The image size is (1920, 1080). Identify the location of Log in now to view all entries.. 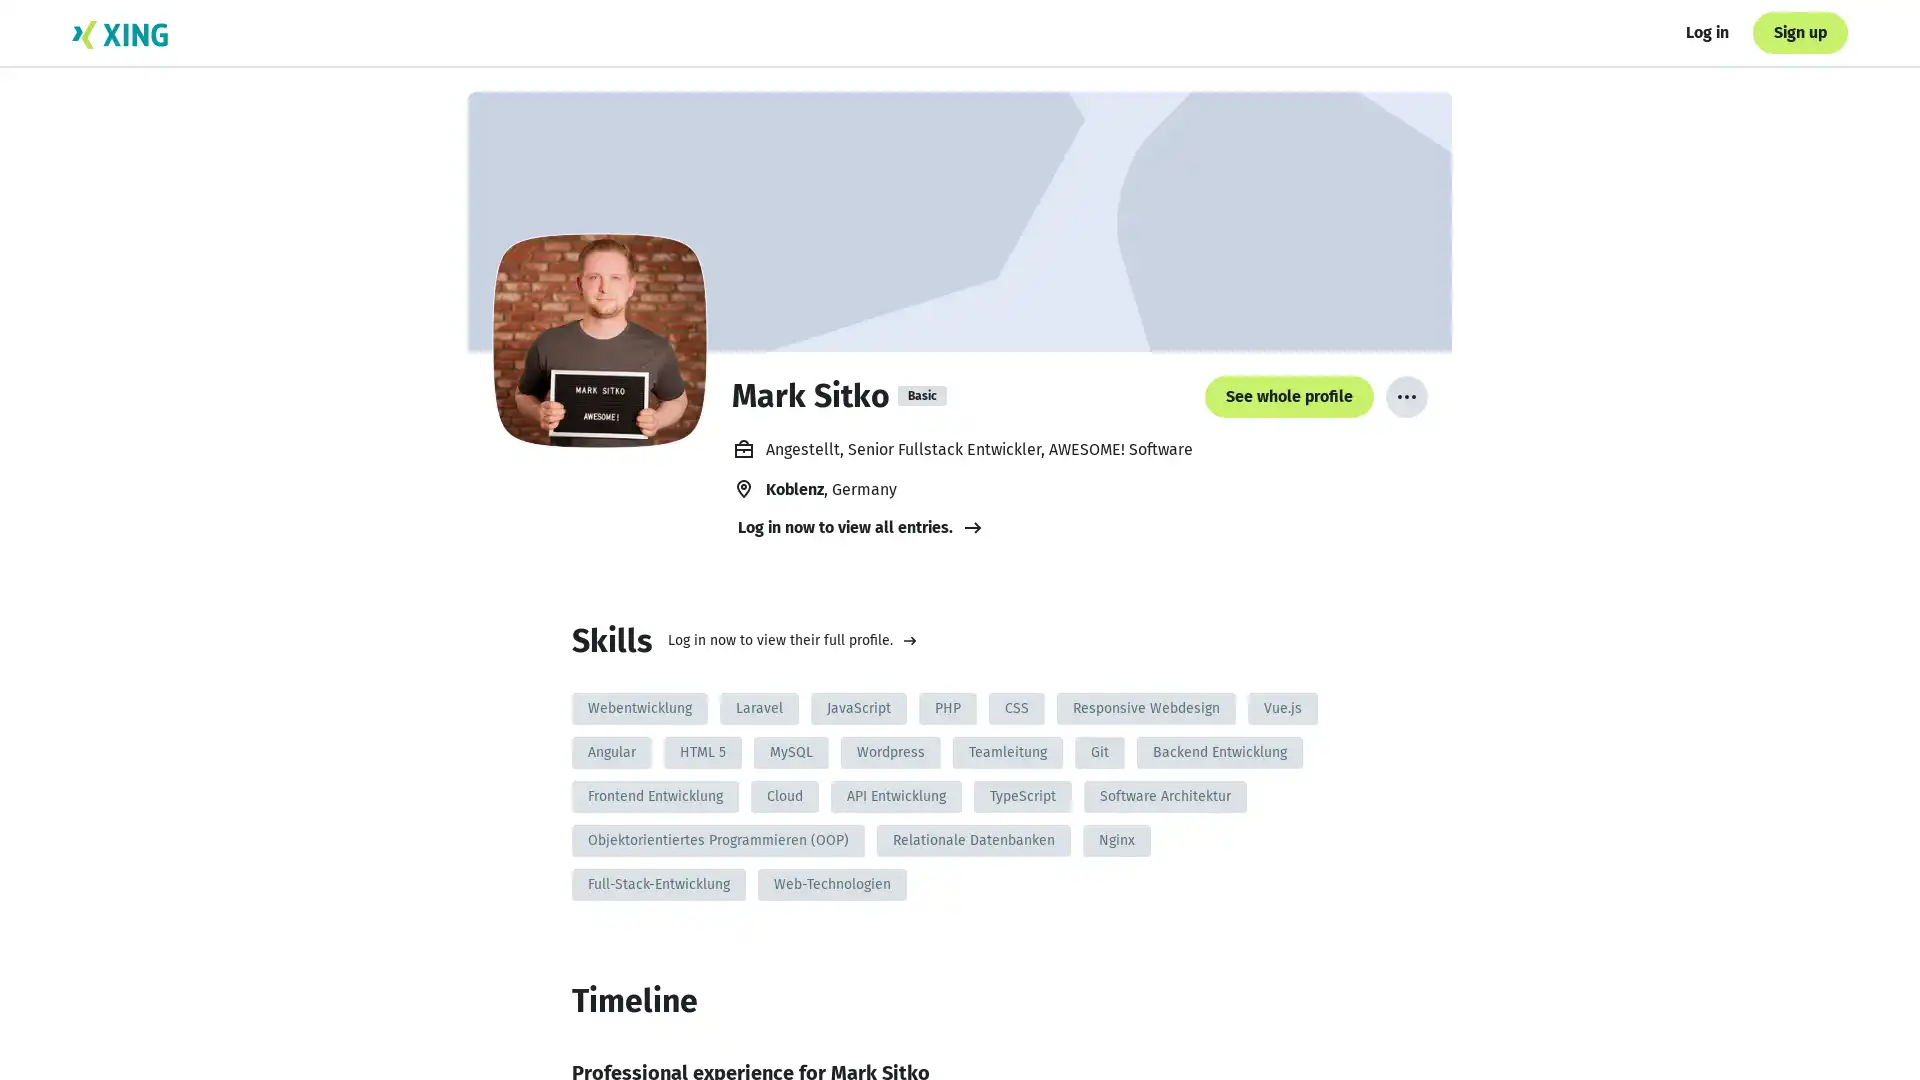
(861, 527).